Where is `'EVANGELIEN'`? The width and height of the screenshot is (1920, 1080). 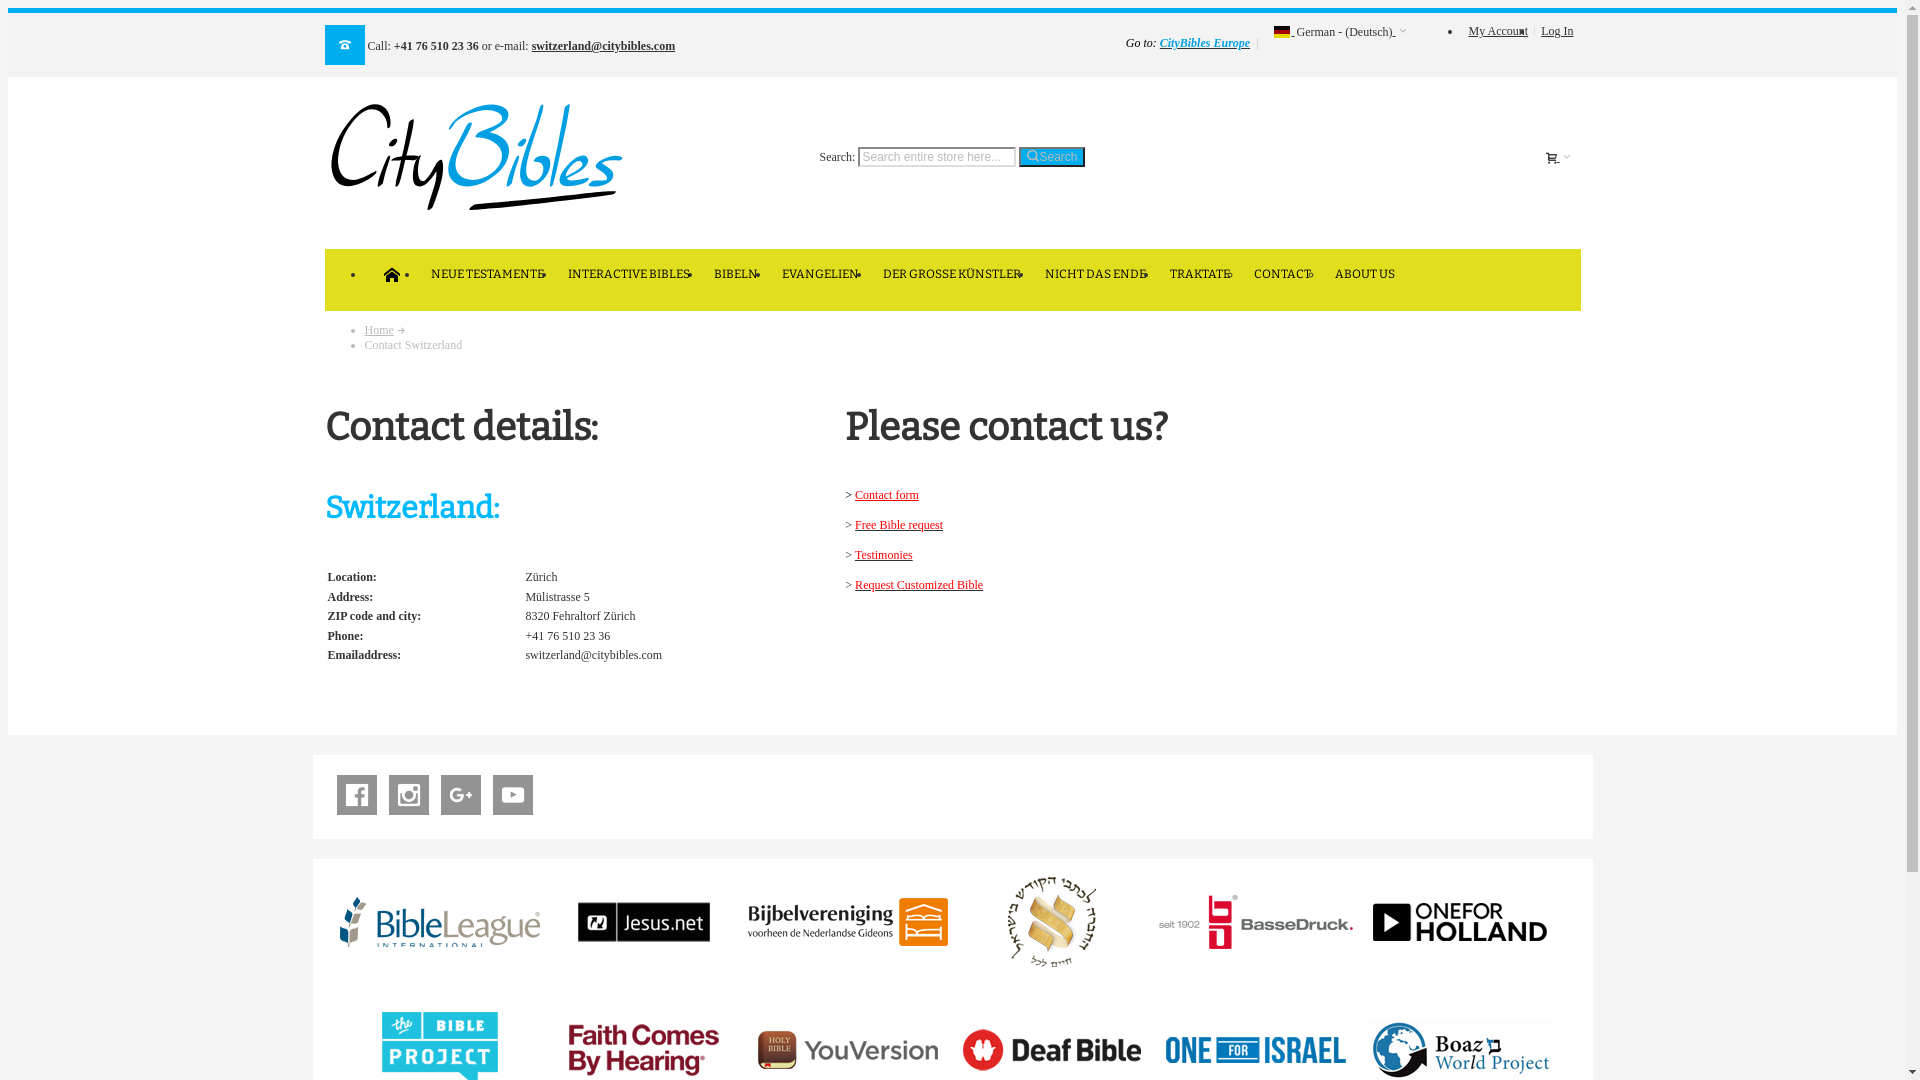
'EVANGELIEN' is located at coordinates (768, 273).